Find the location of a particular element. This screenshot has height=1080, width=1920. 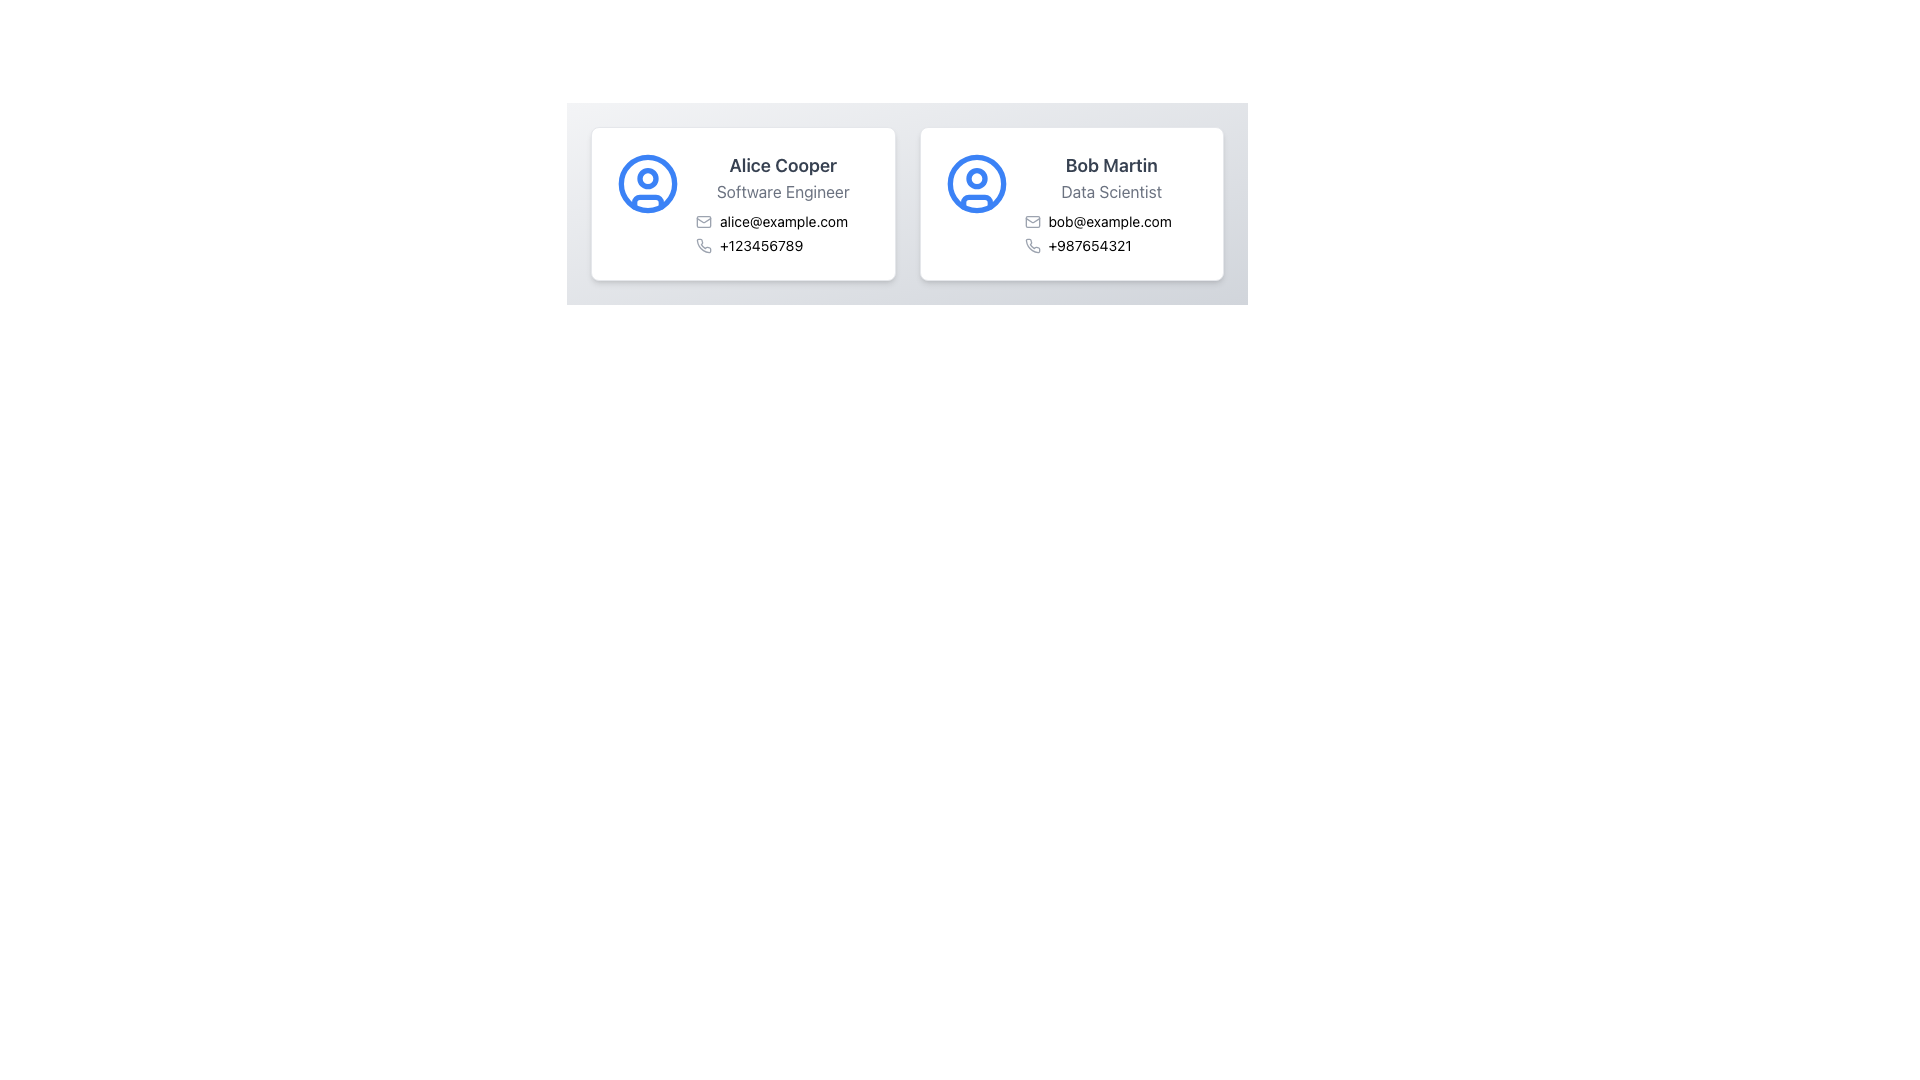

the hyperlink displaying 'bob@example.com' is located at coordinates (1109, 222).